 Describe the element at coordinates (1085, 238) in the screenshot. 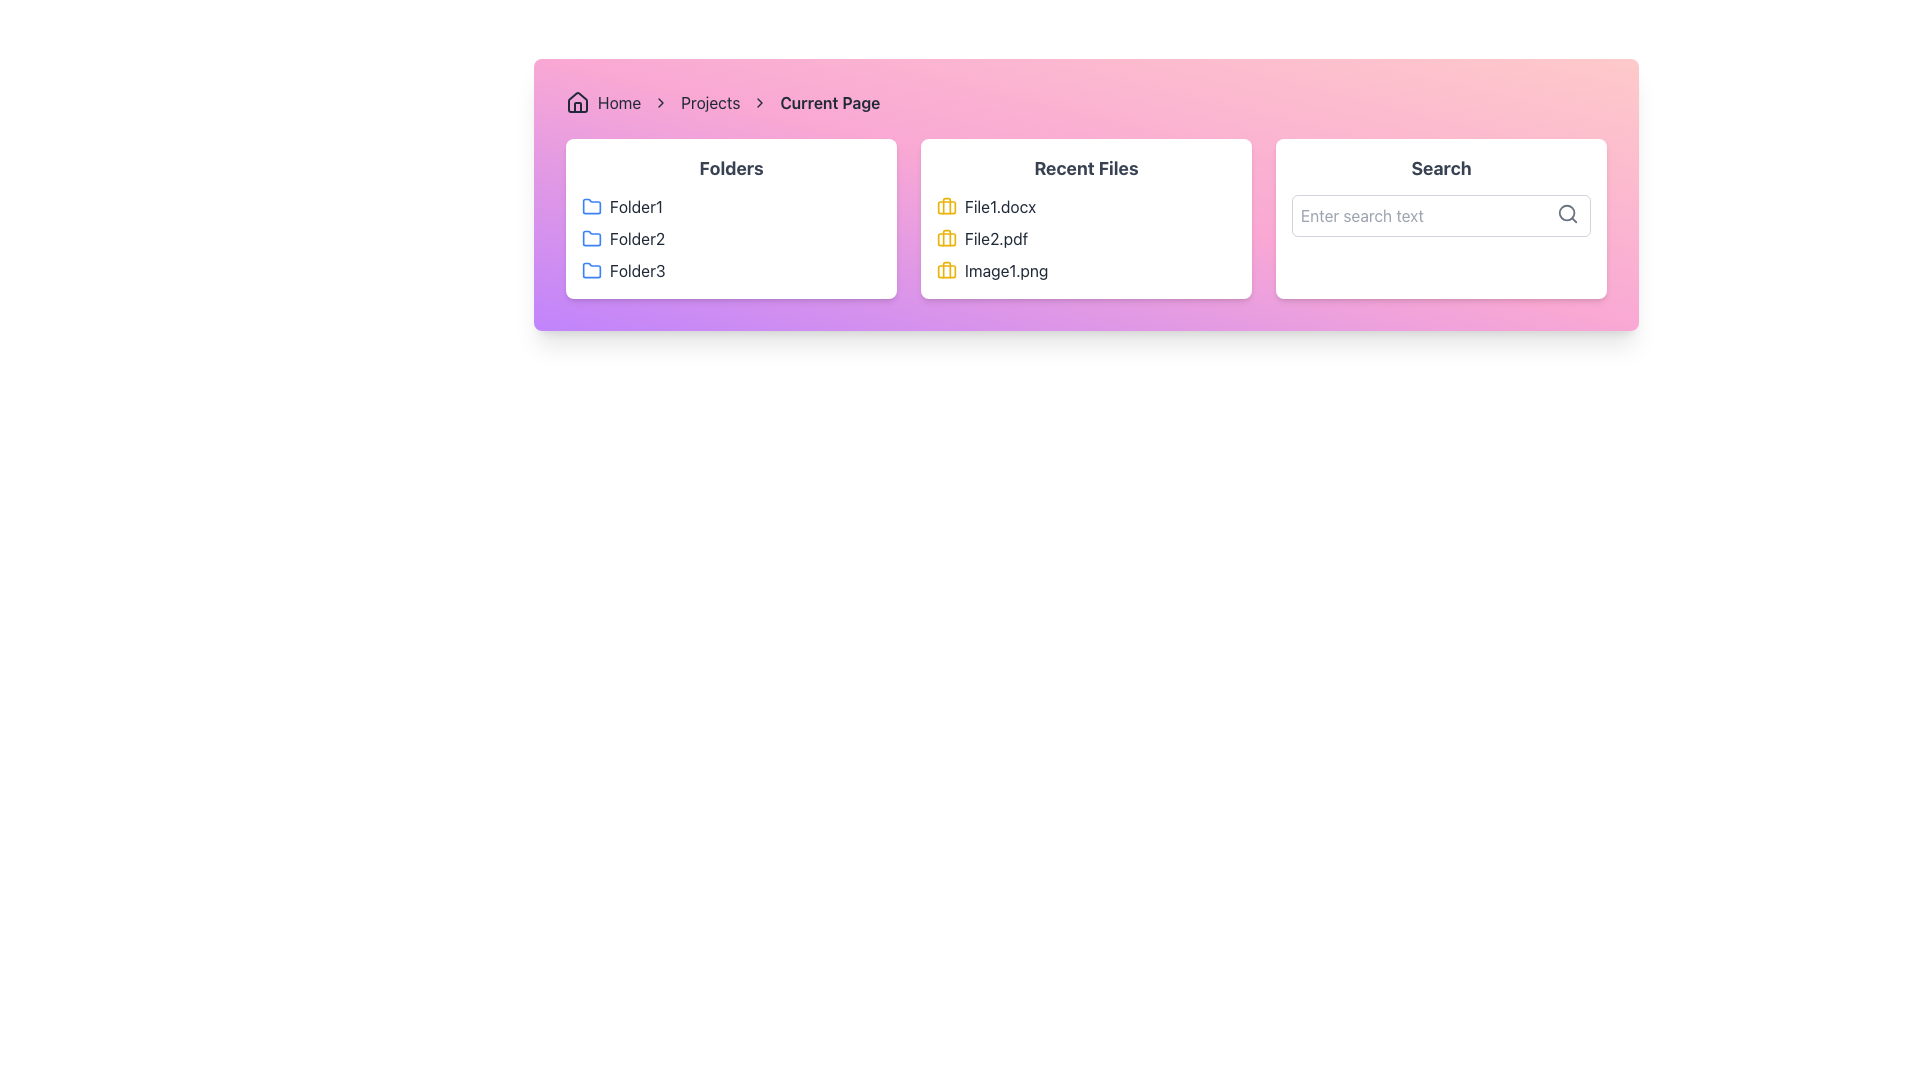

I see `the second list item in the 'Recent Files' section` at that location.